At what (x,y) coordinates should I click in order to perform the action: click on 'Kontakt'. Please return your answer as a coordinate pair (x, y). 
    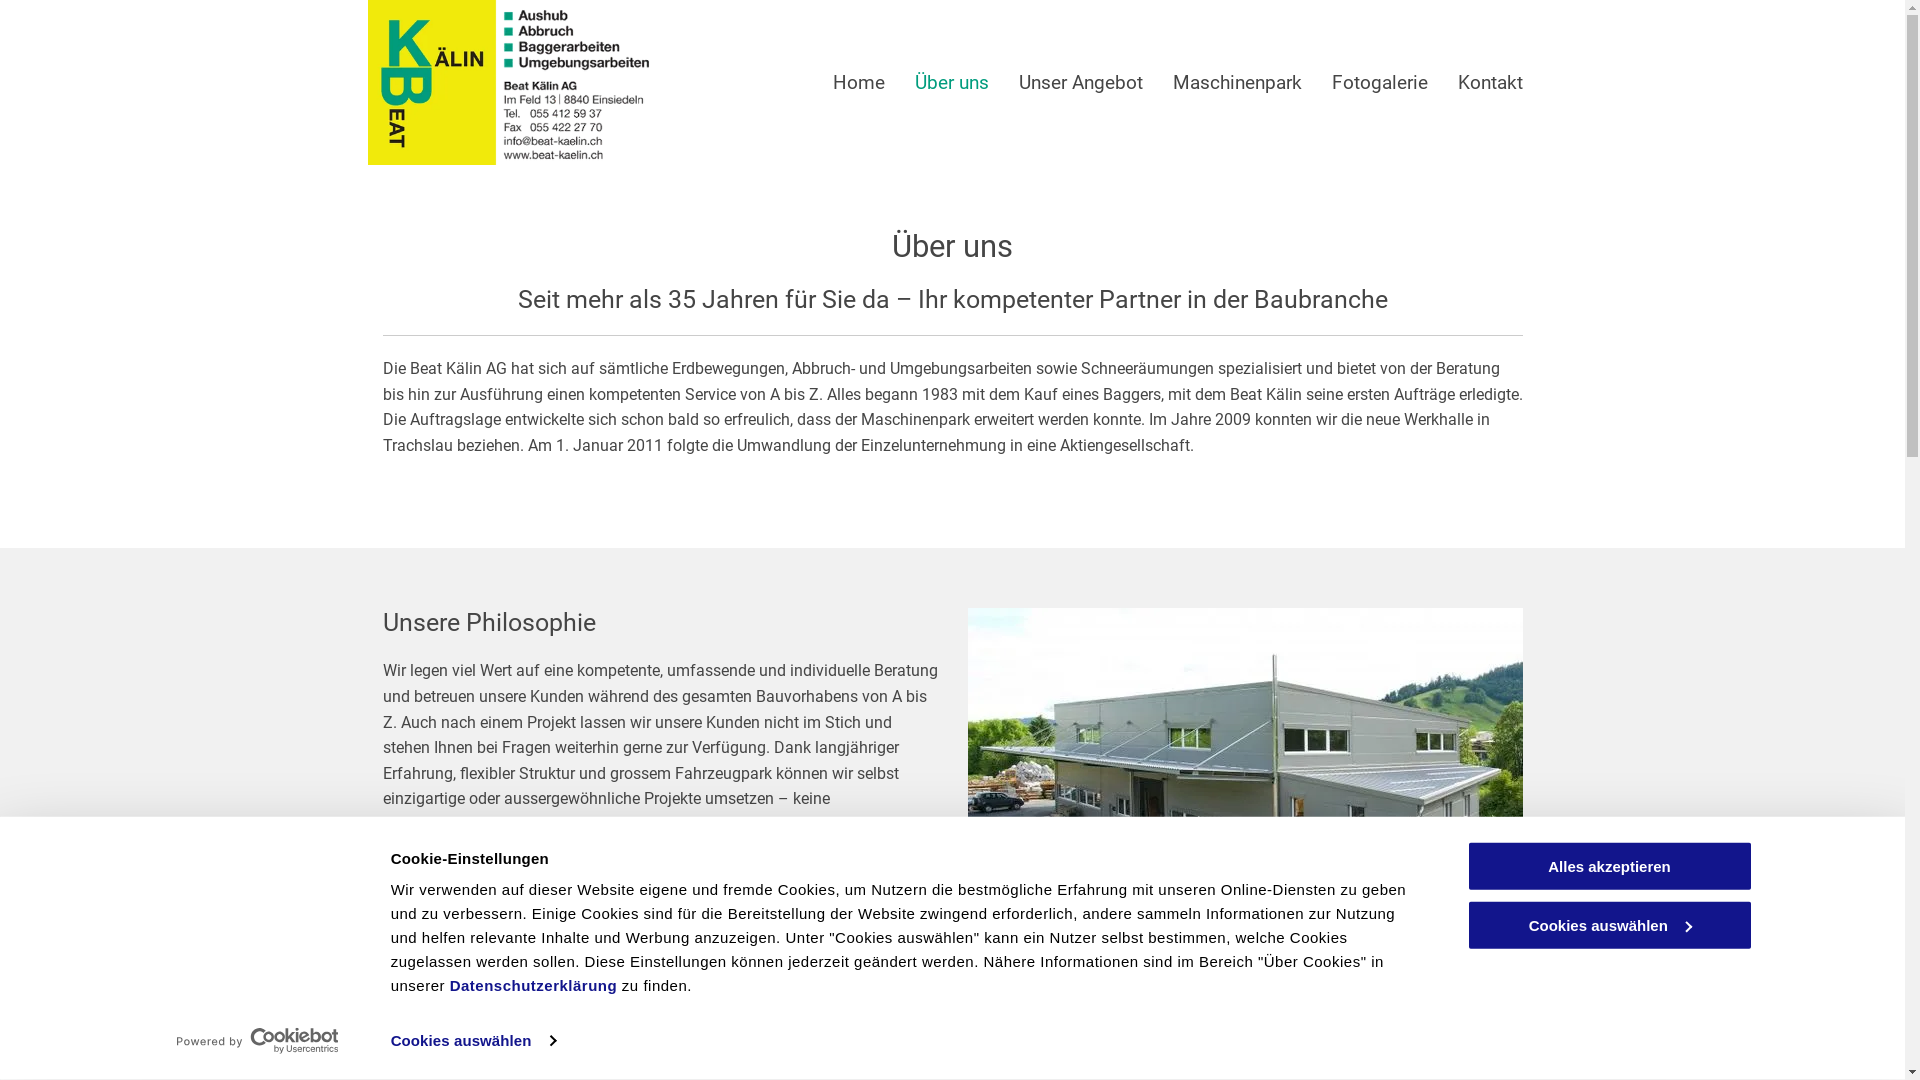
    Looking at the image, I should click on (1490, 81).